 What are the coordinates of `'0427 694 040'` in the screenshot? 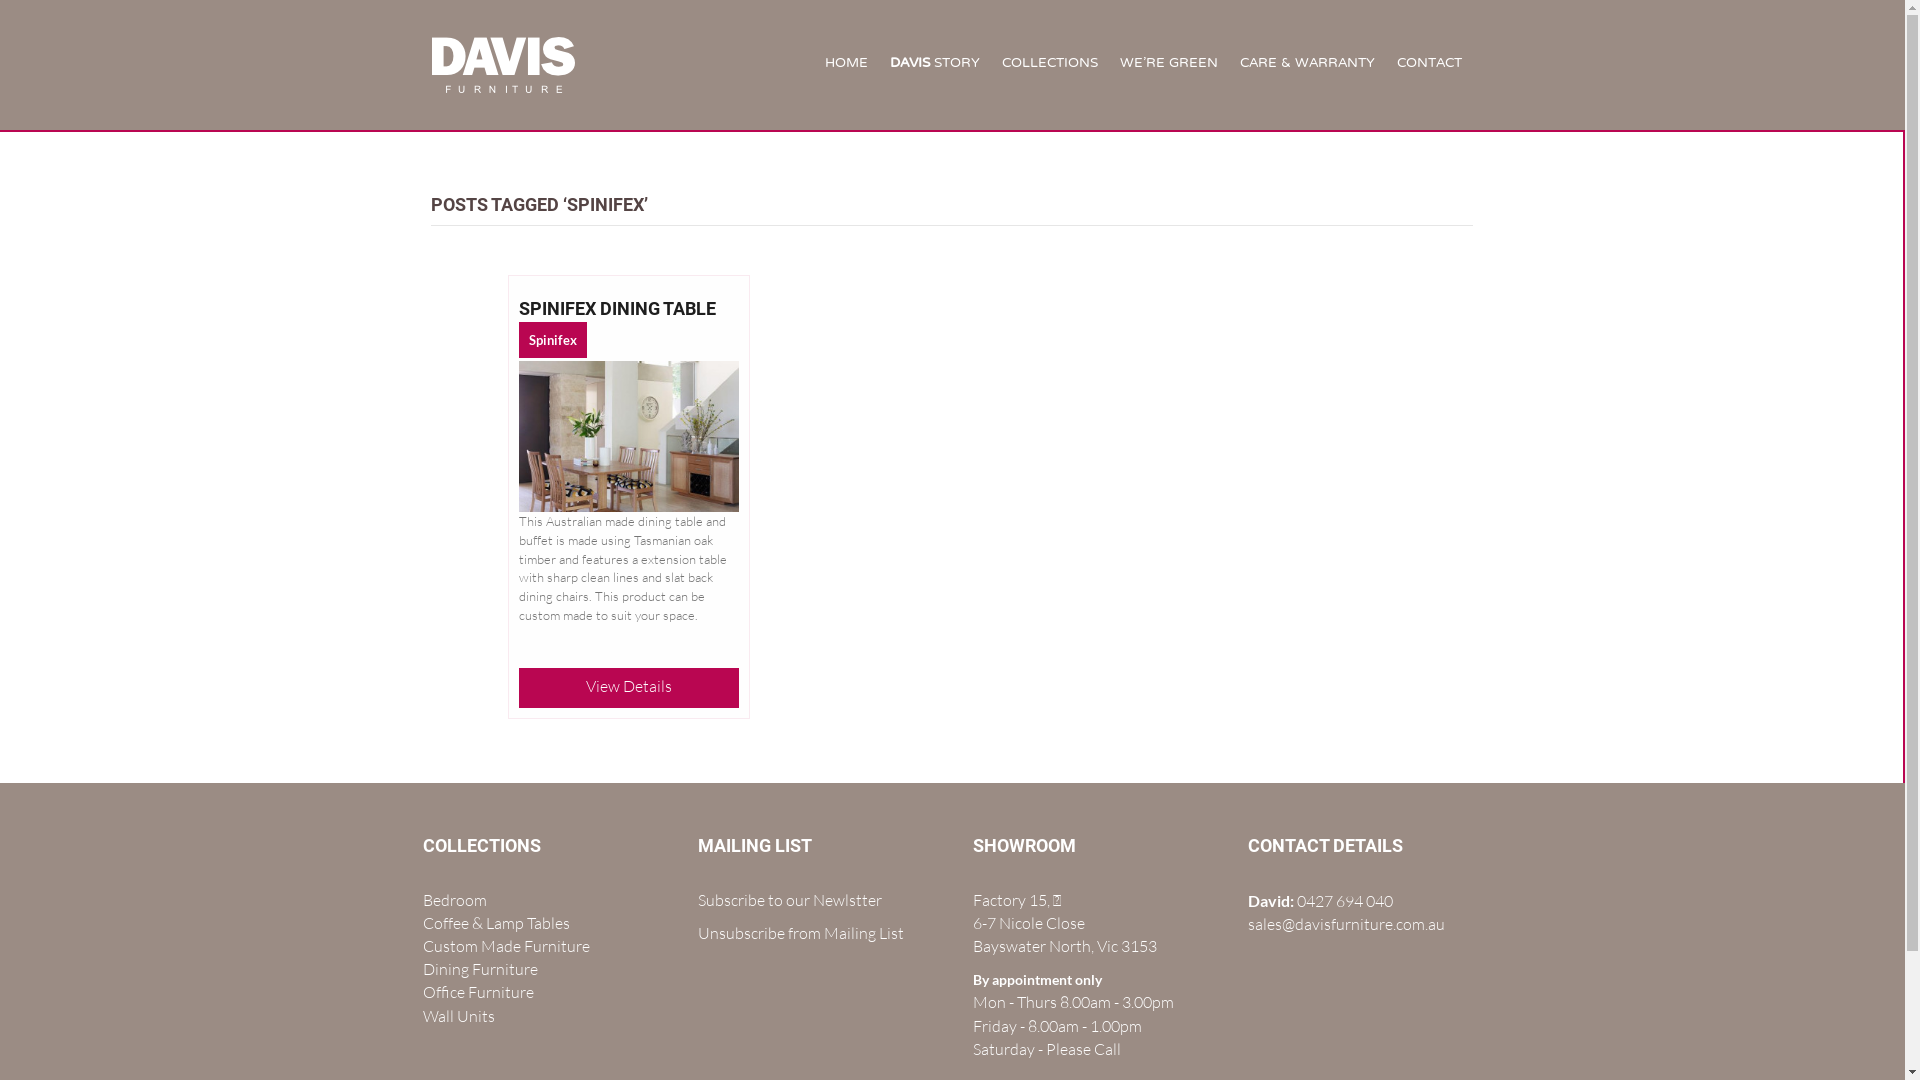 It's located at (1344, 901).